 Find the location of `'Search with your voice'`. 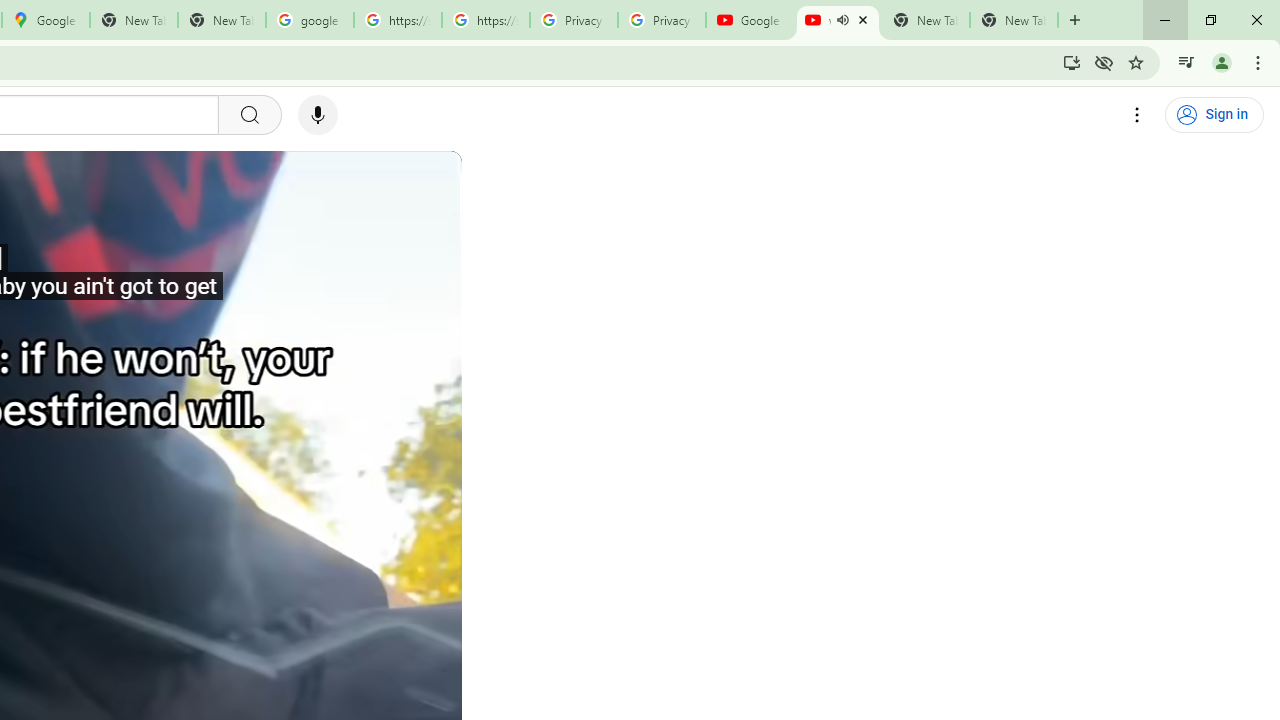

'Search with your voice' is located at coordinates (317, 115).